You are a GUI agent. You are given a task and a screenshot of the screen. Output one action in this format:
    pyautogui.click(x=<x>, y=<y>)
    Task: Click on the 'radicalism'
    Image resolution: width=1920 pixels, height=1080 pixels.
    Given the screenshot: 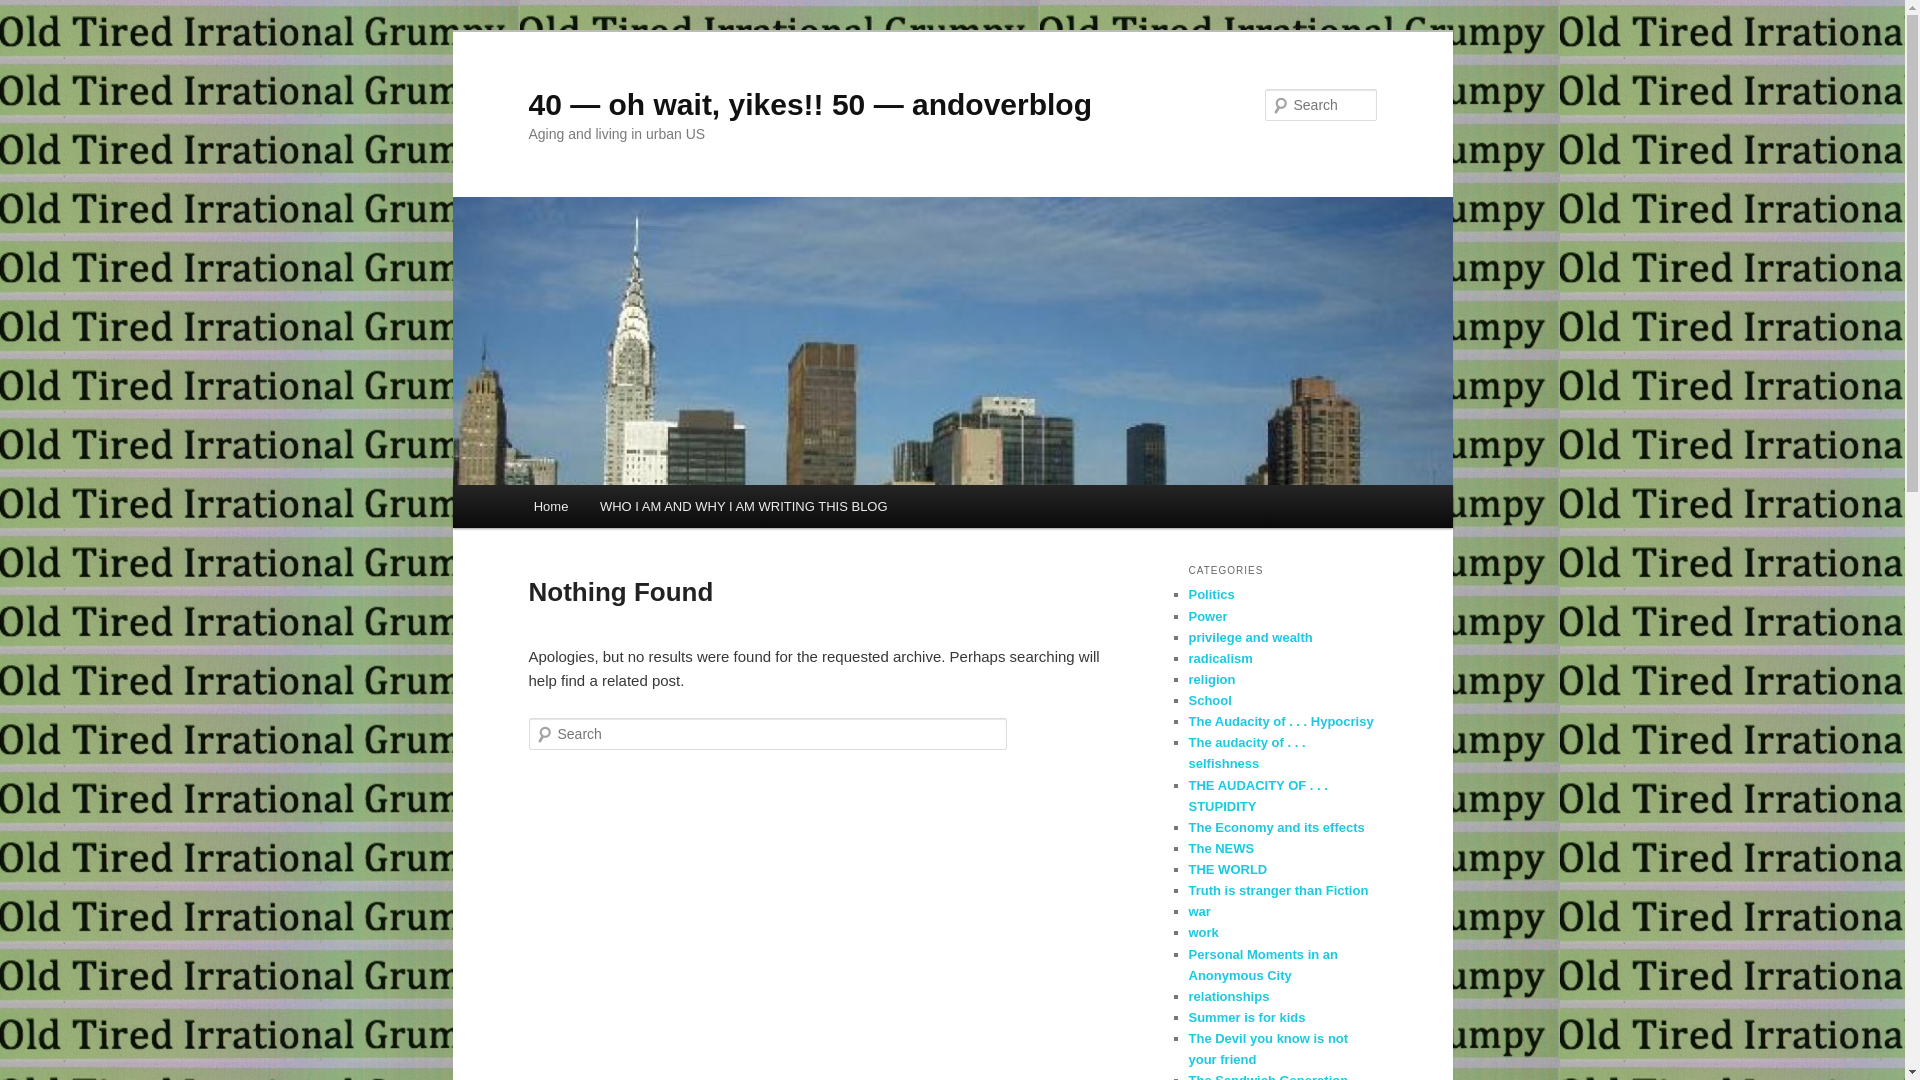 What is the action you would take?
    pyautogui.click(x=1188, y=658)
    